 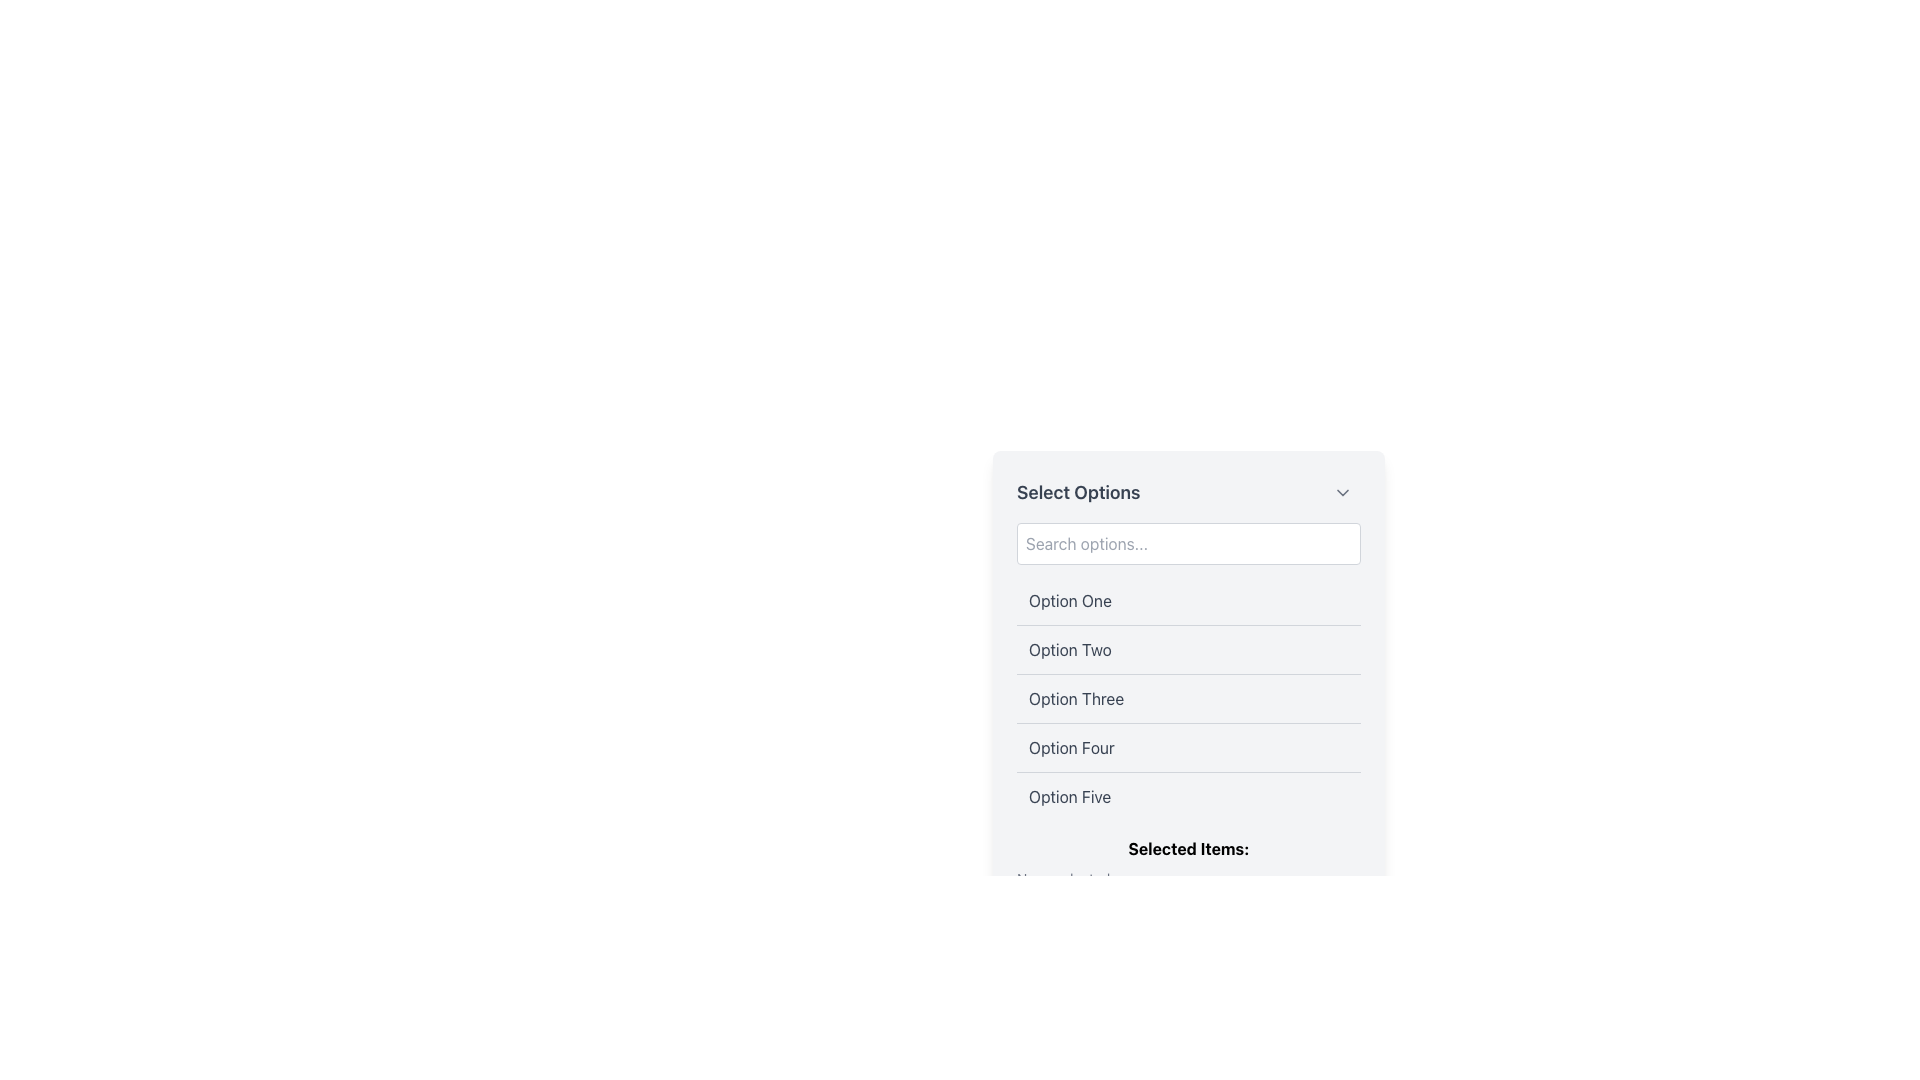 I want to click on the text label displaying 'Selected Items:' which is bold and located near the lower section of a dropdown menu interface, above the text 'None selected', so click(x=1189, y=848).